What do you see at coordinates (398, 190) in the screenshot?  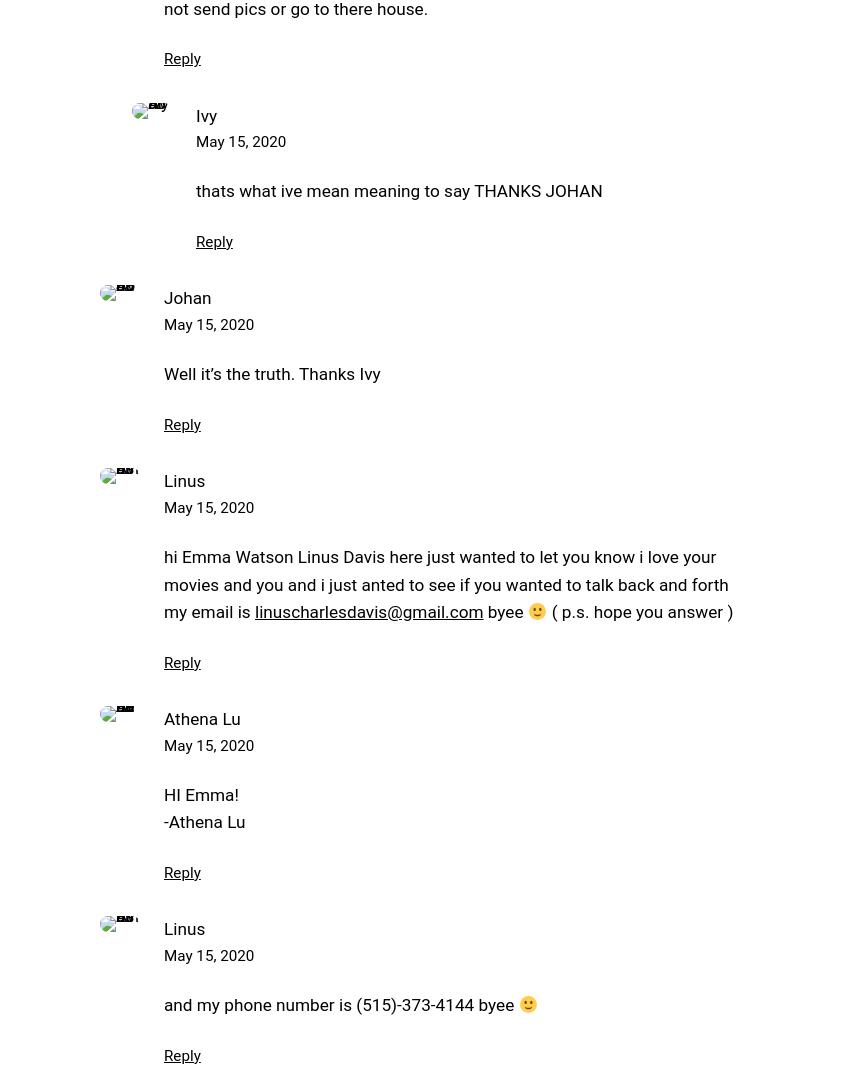 I see `'thats what ive mean meaning to say THANKS JOHAN'` at bounding box center [398, 190].